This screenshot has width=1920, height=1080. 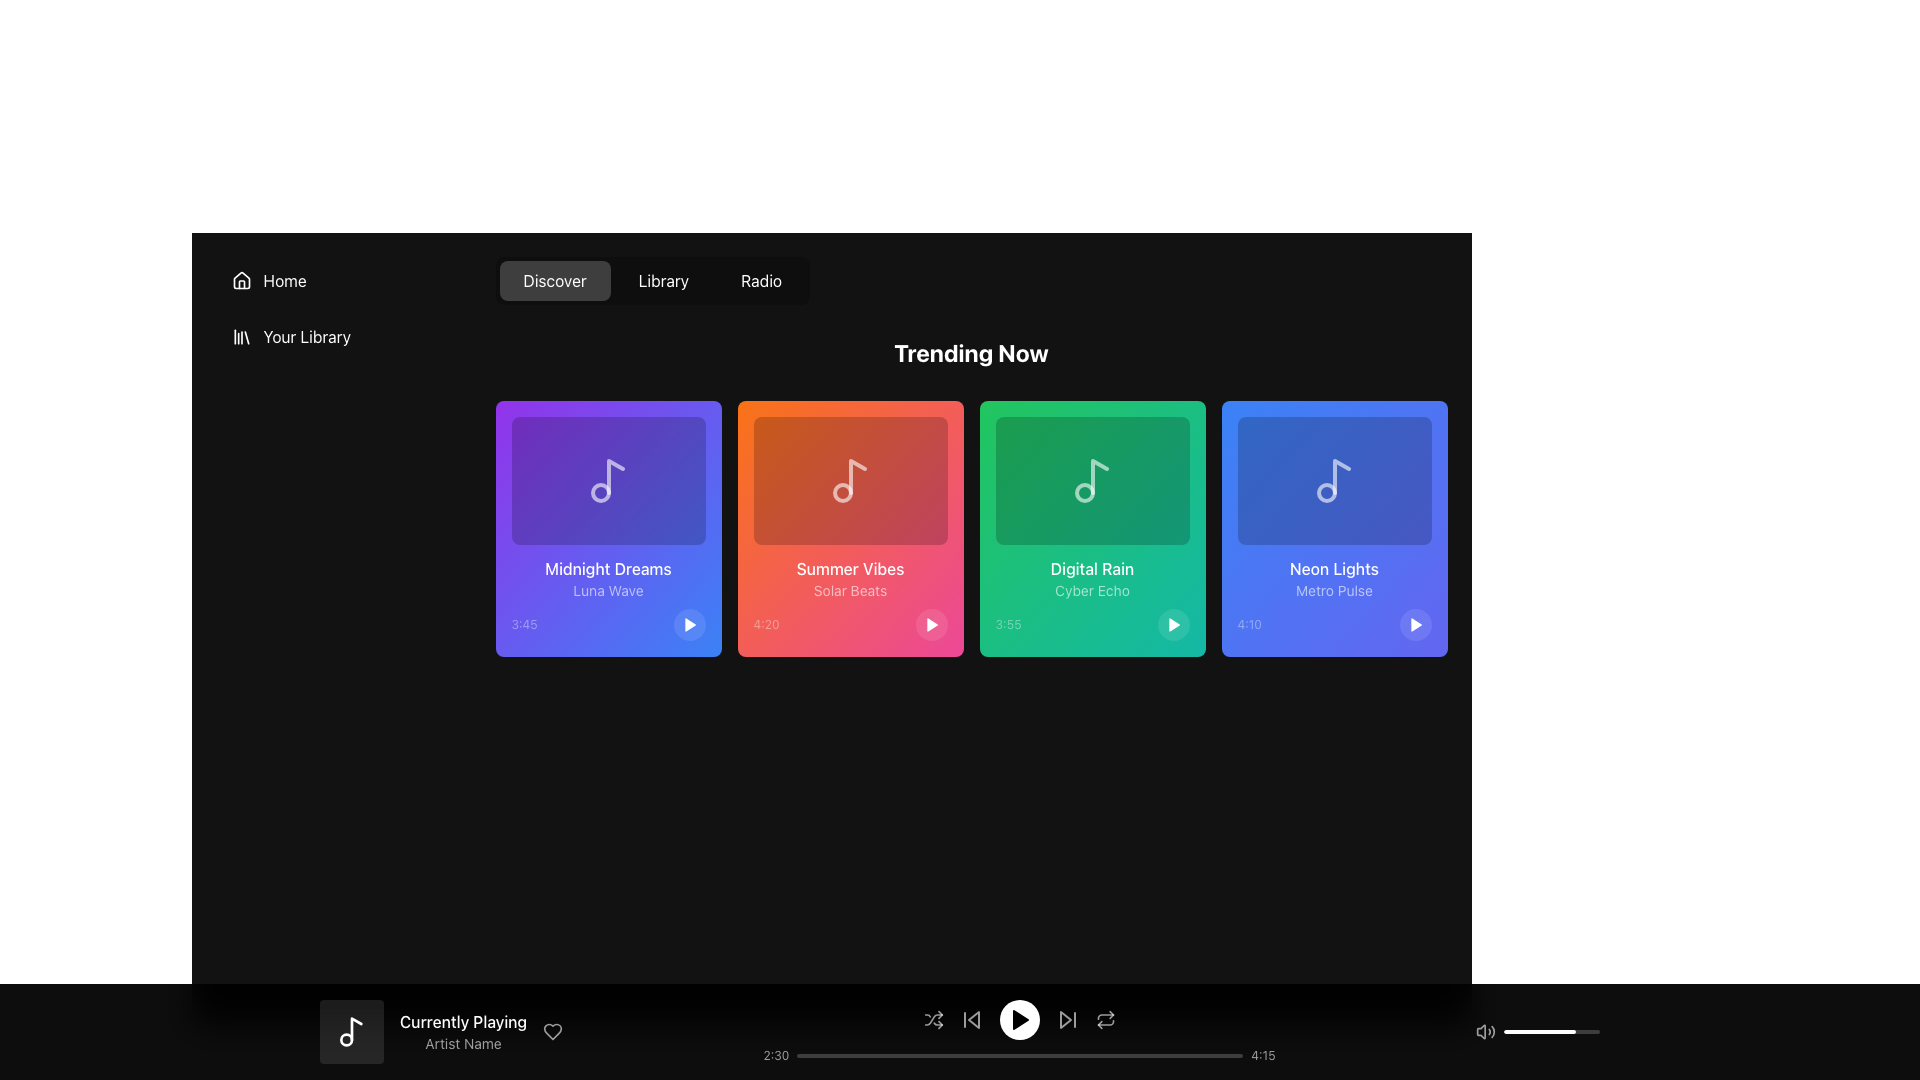 I want to click on the slider value, so click(x=1529, y=1032).